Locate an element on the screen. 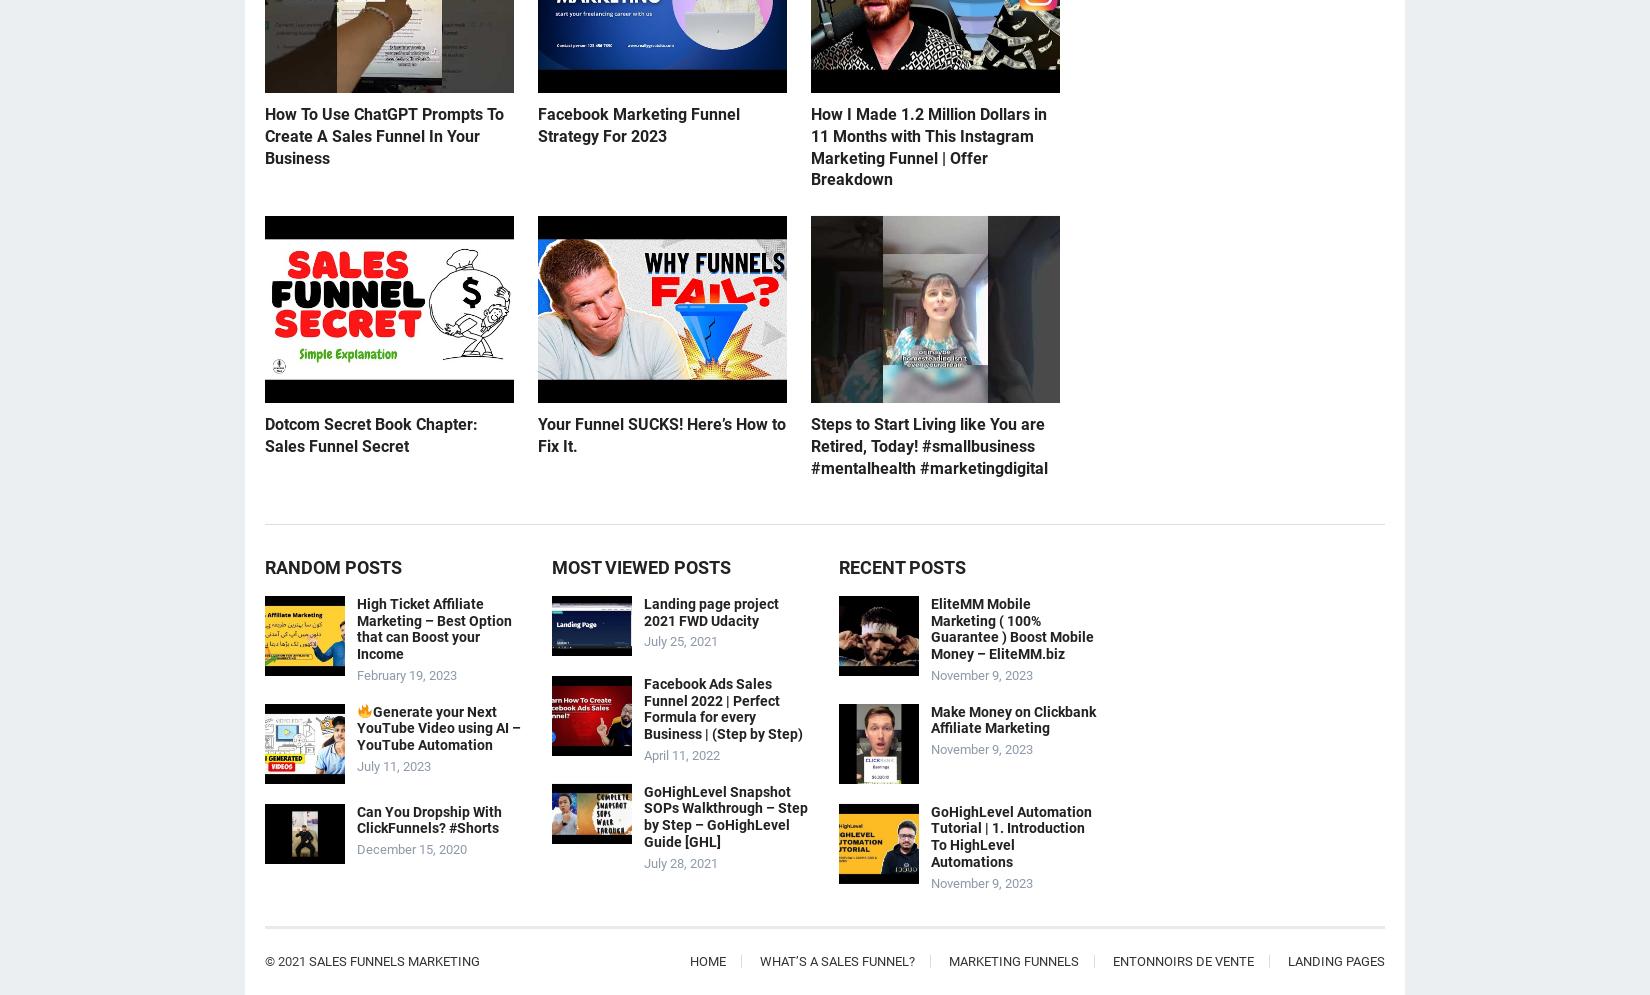 The image size is (1650, 995). 'Facebook Marketing Funnel Strategy For 2023' is located at coordinates (638, 124).